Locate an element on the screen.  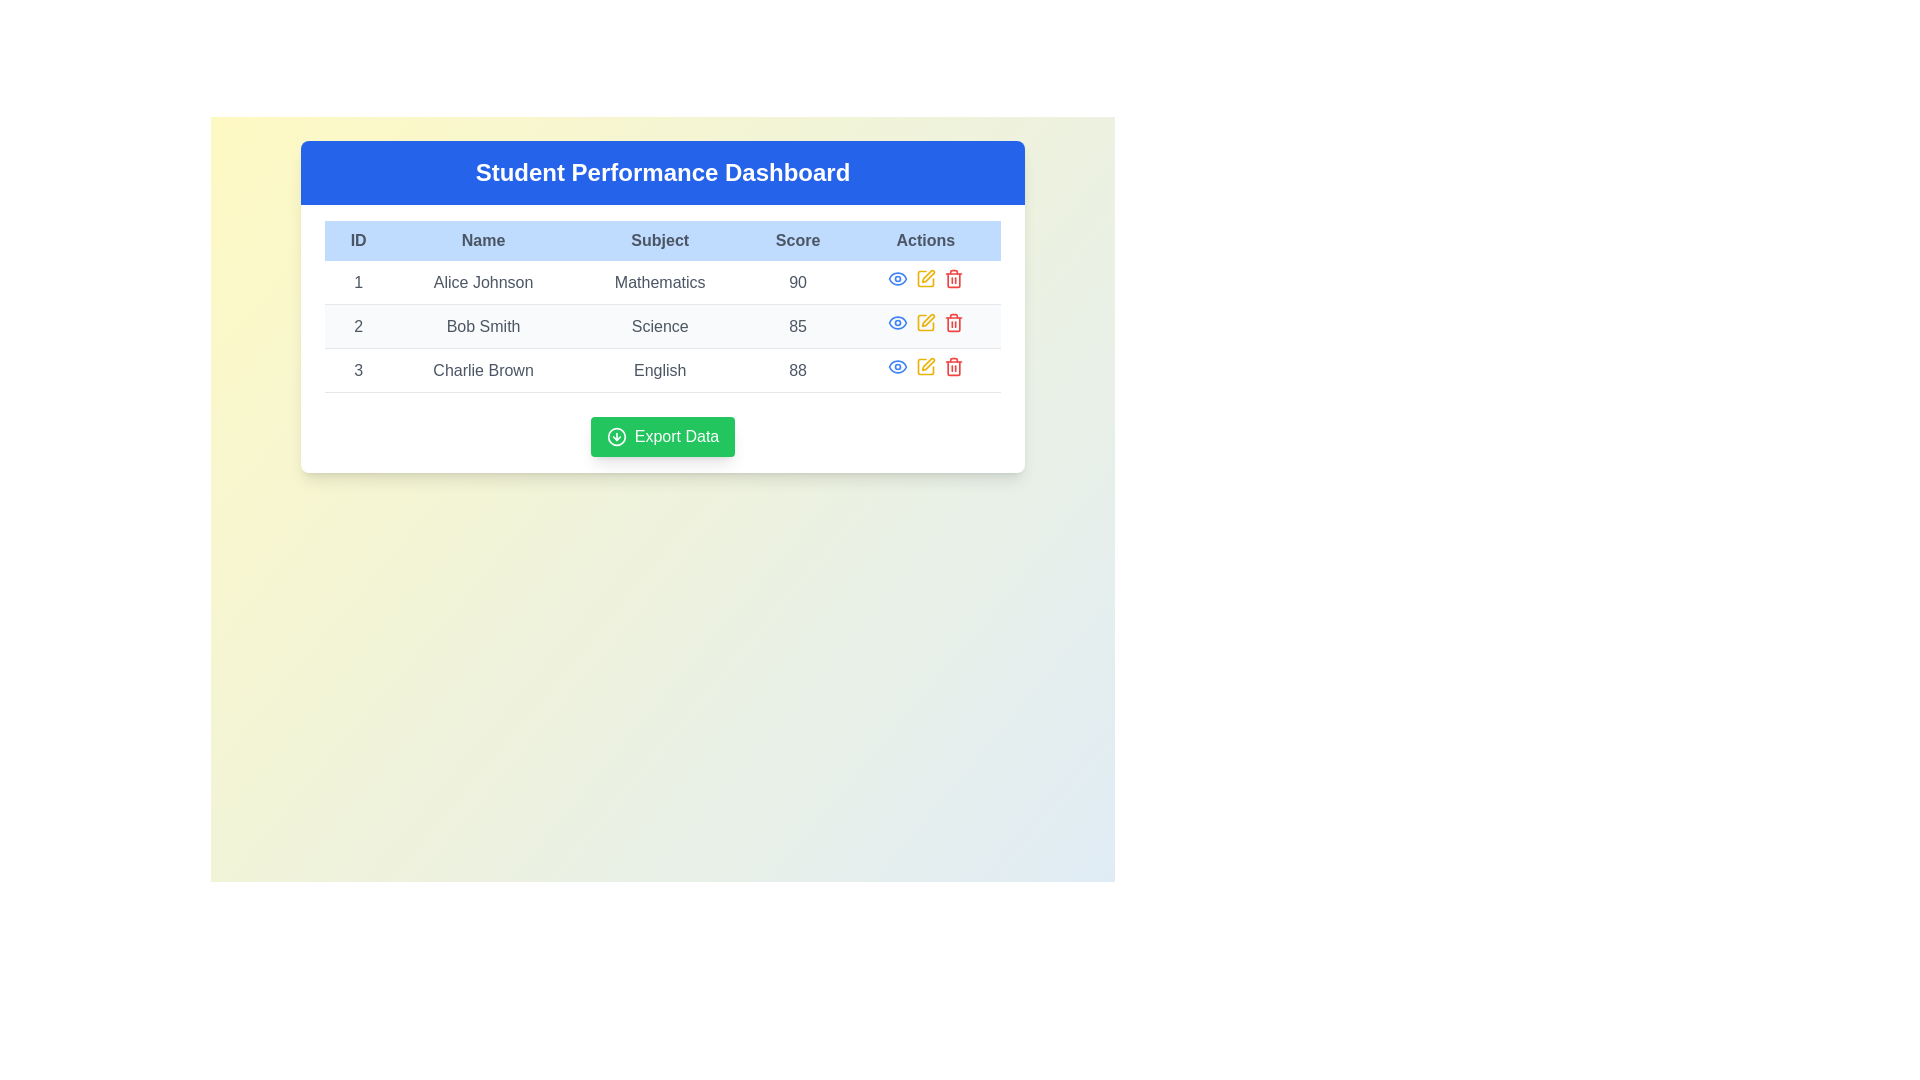
the 'Name' header cell in the Student Performance Dashboard table is located at coordinates (483, 239).